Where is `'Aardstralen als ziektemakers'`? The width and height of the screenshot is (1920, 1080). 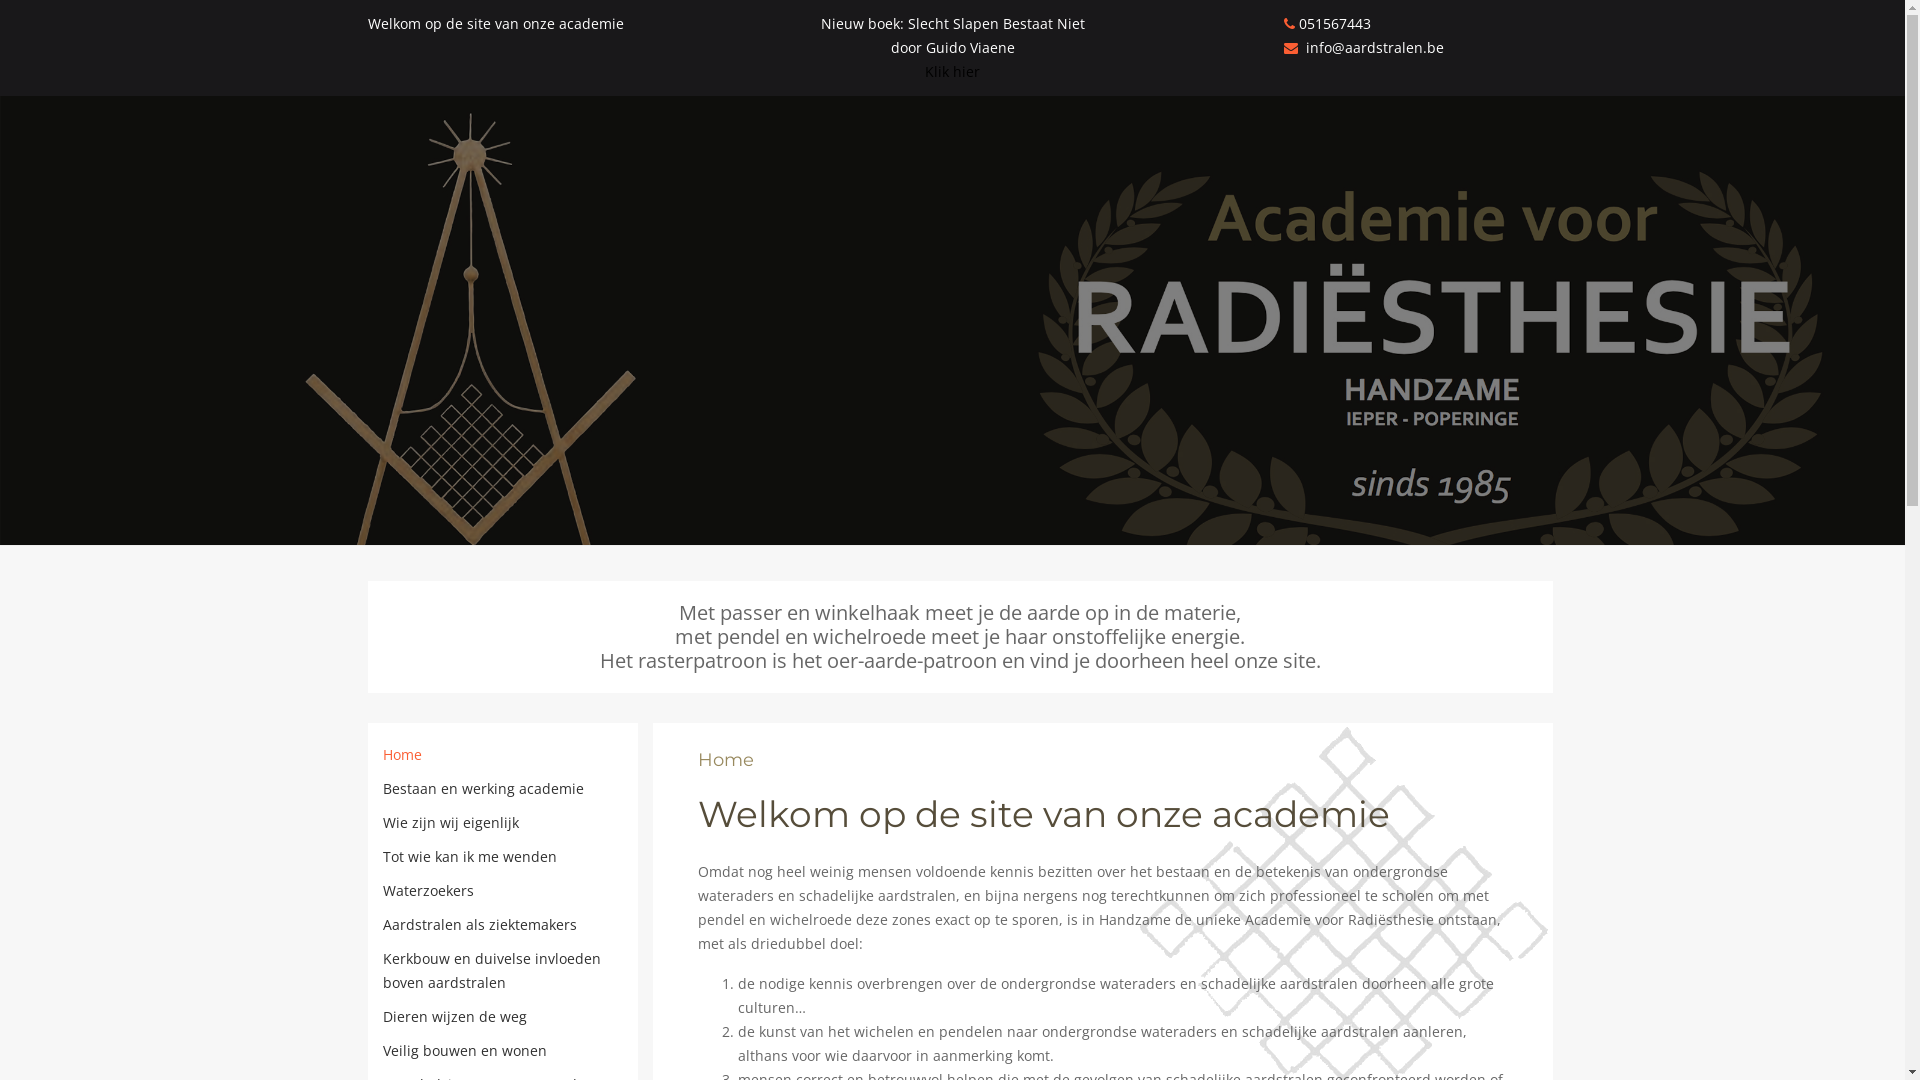 'Aardstralen als ziektemakers' is located at coordinates (478, 924).